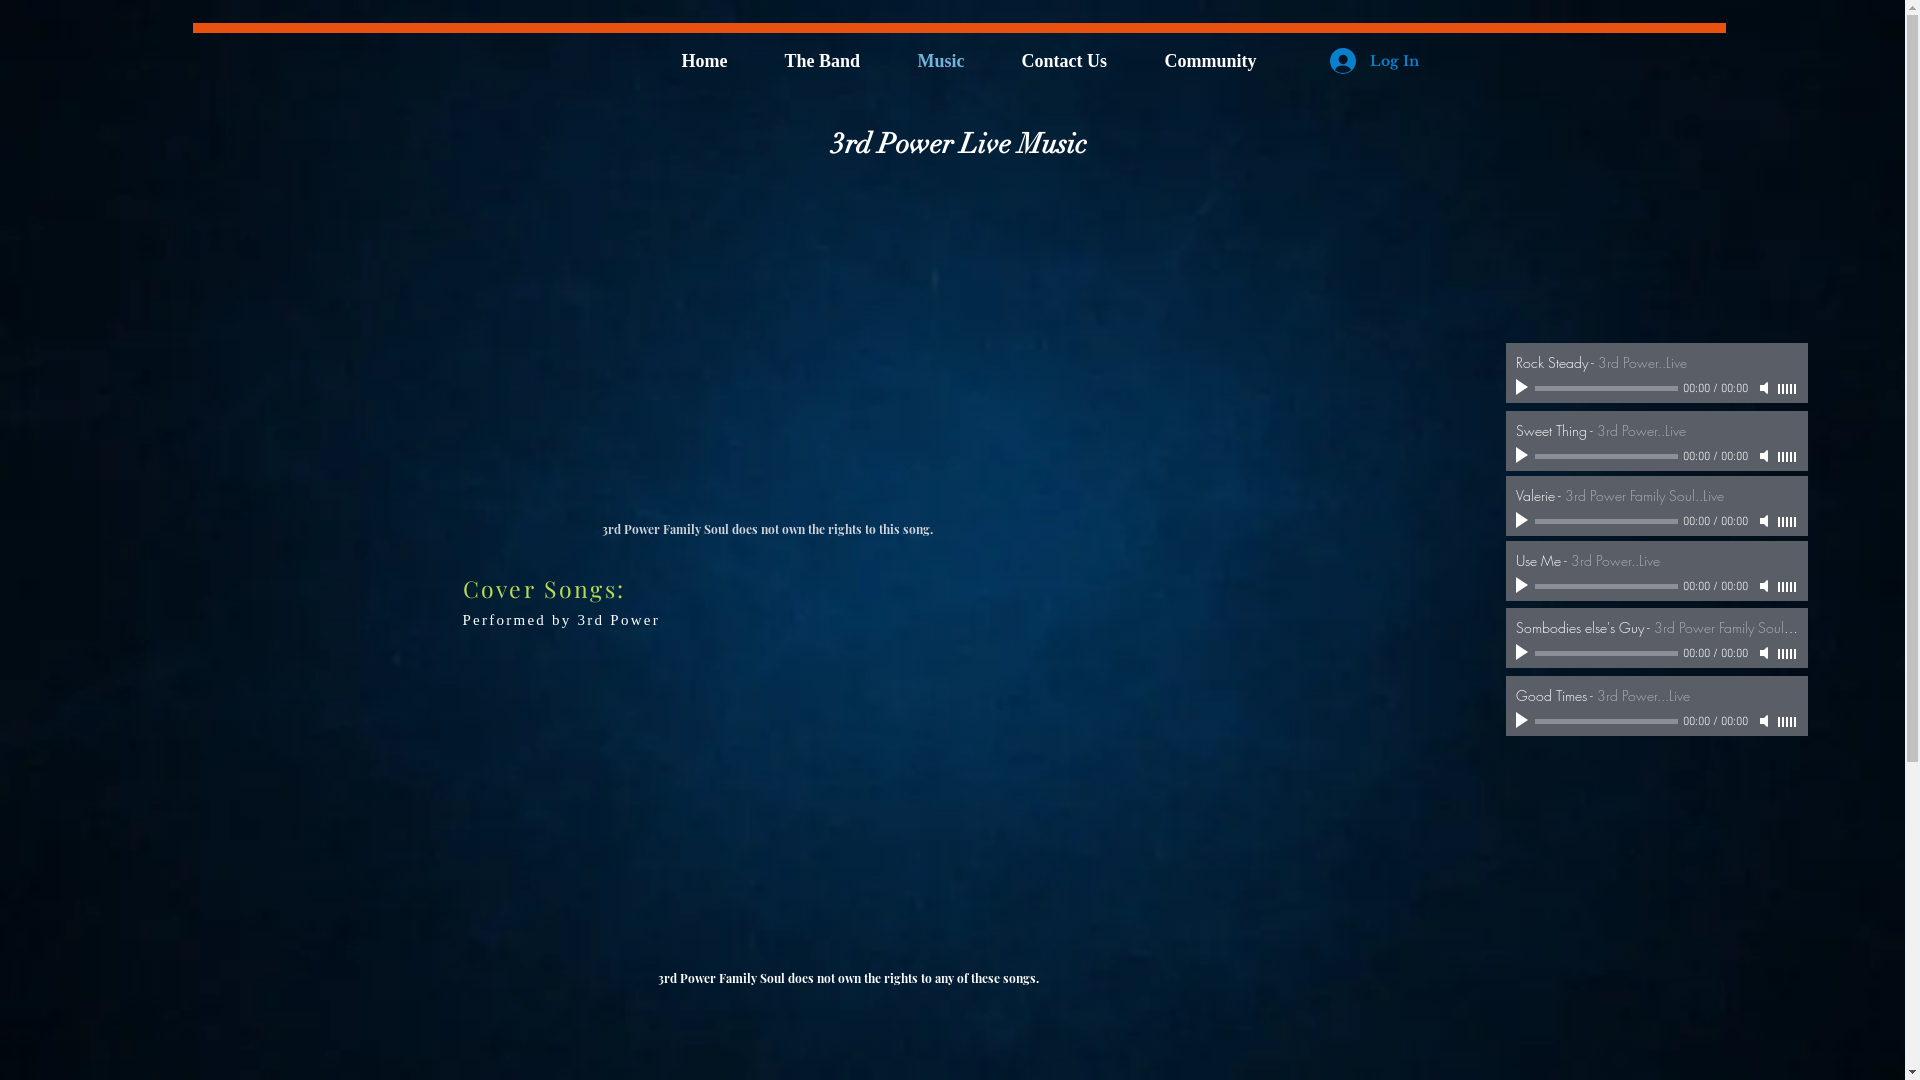 This screenshot has width=1920, height=1080. Describe the element at coordinates (717, 60) in the screenshot. I see `'Home'` at that location.